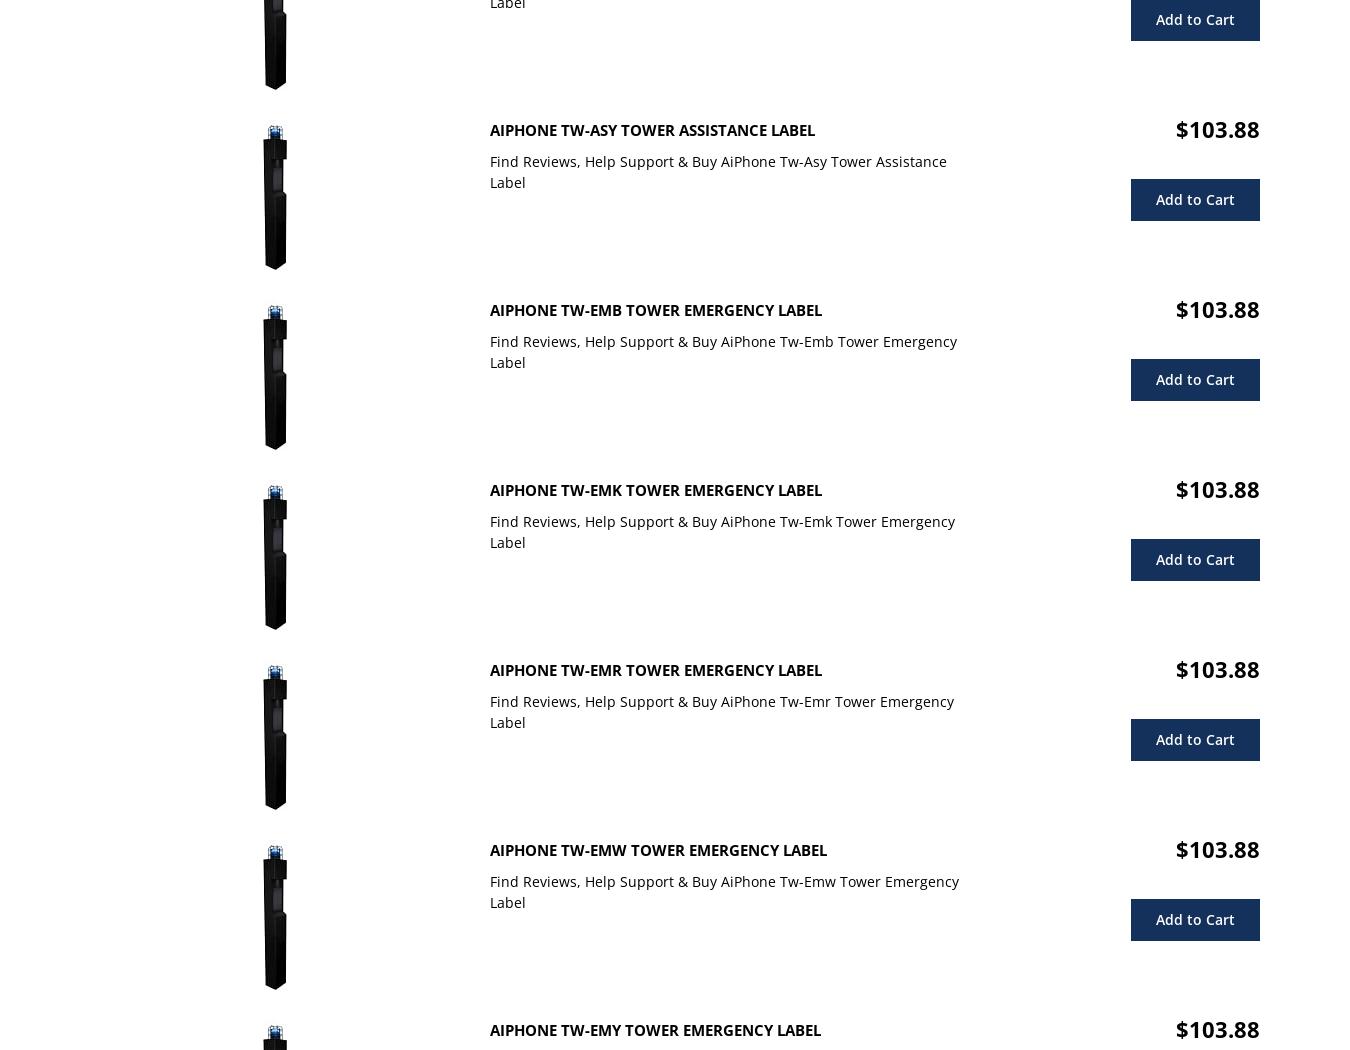 The width and height of the screenshot is (1350, 1050). What do you see at coordinates (655, 309) in the screenshot?
I see `'AiPhone Tw-Emb Tower Emergency Label'` at bounding box center [655, 309].